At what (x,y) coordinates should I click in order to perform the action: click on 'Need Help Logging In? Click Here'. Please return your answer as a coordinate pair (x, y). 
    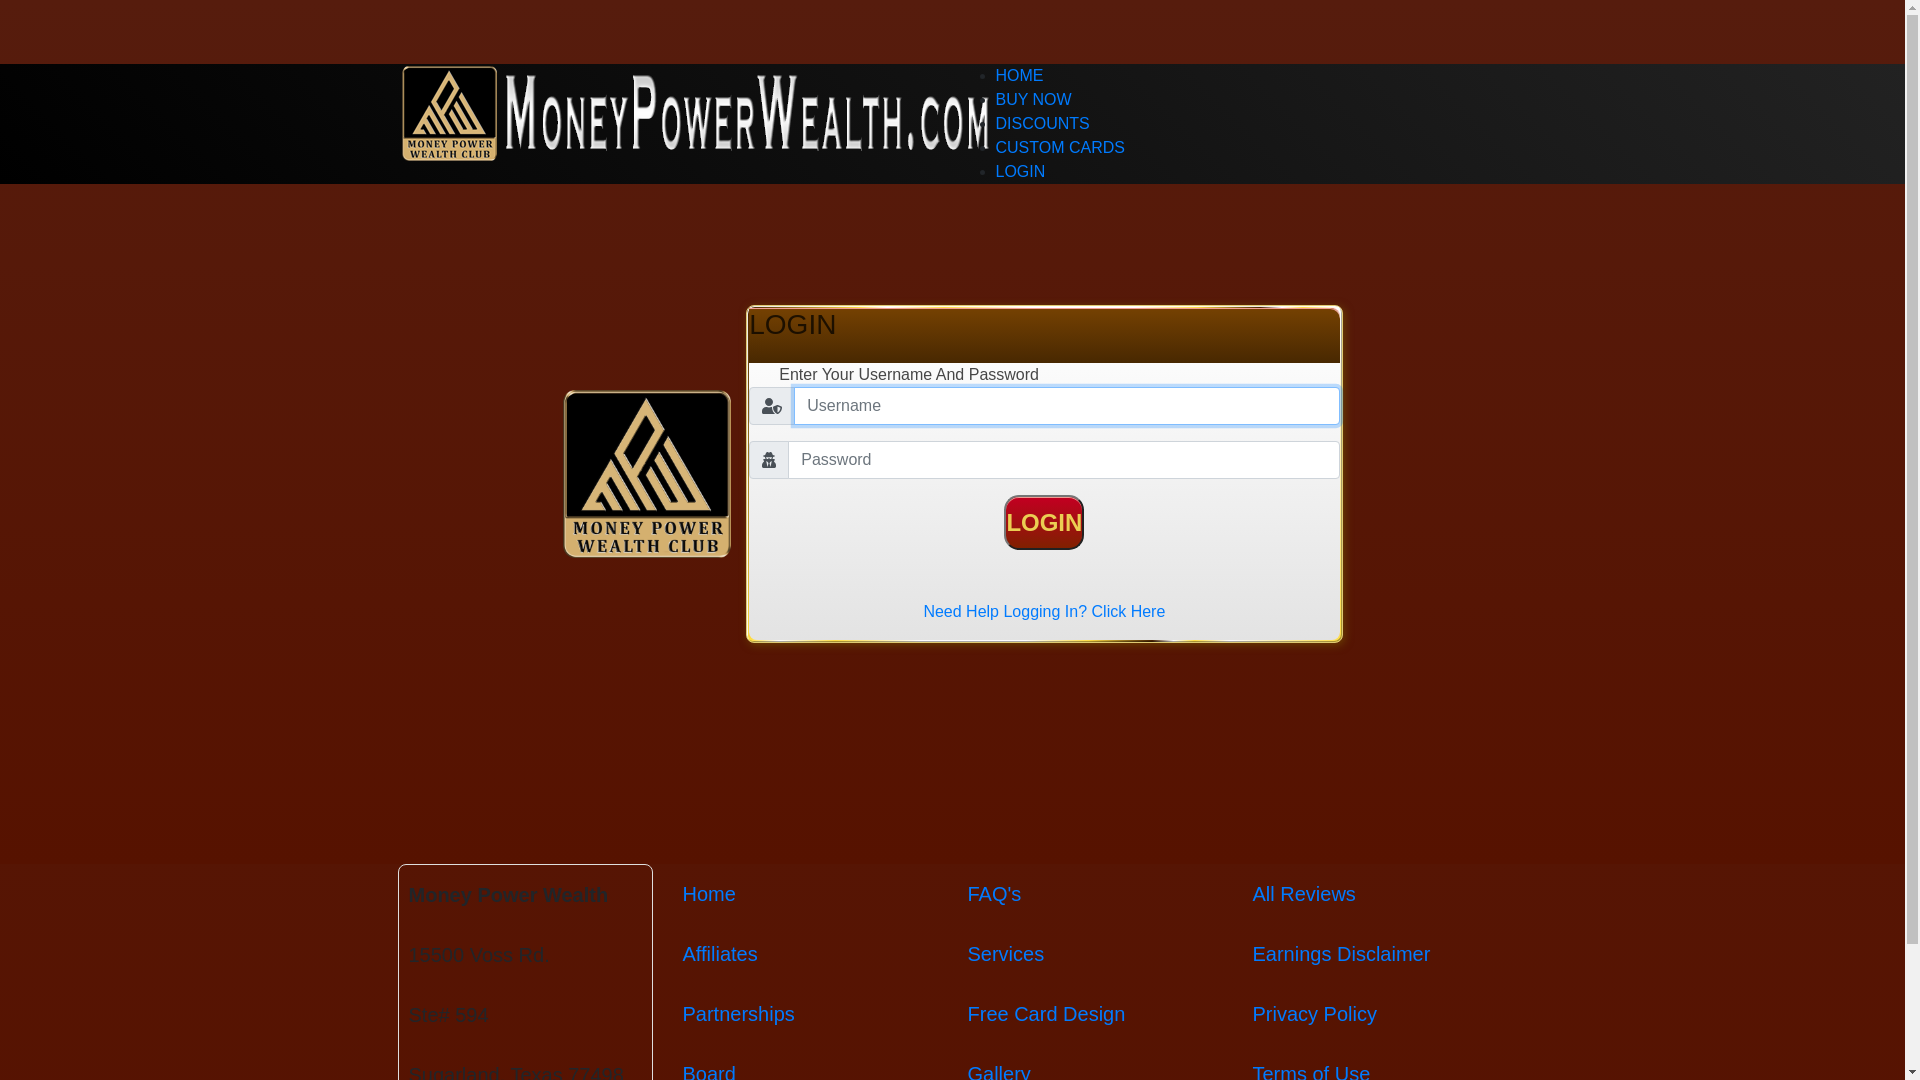
    Looking at the image, I should click on (921, 611).